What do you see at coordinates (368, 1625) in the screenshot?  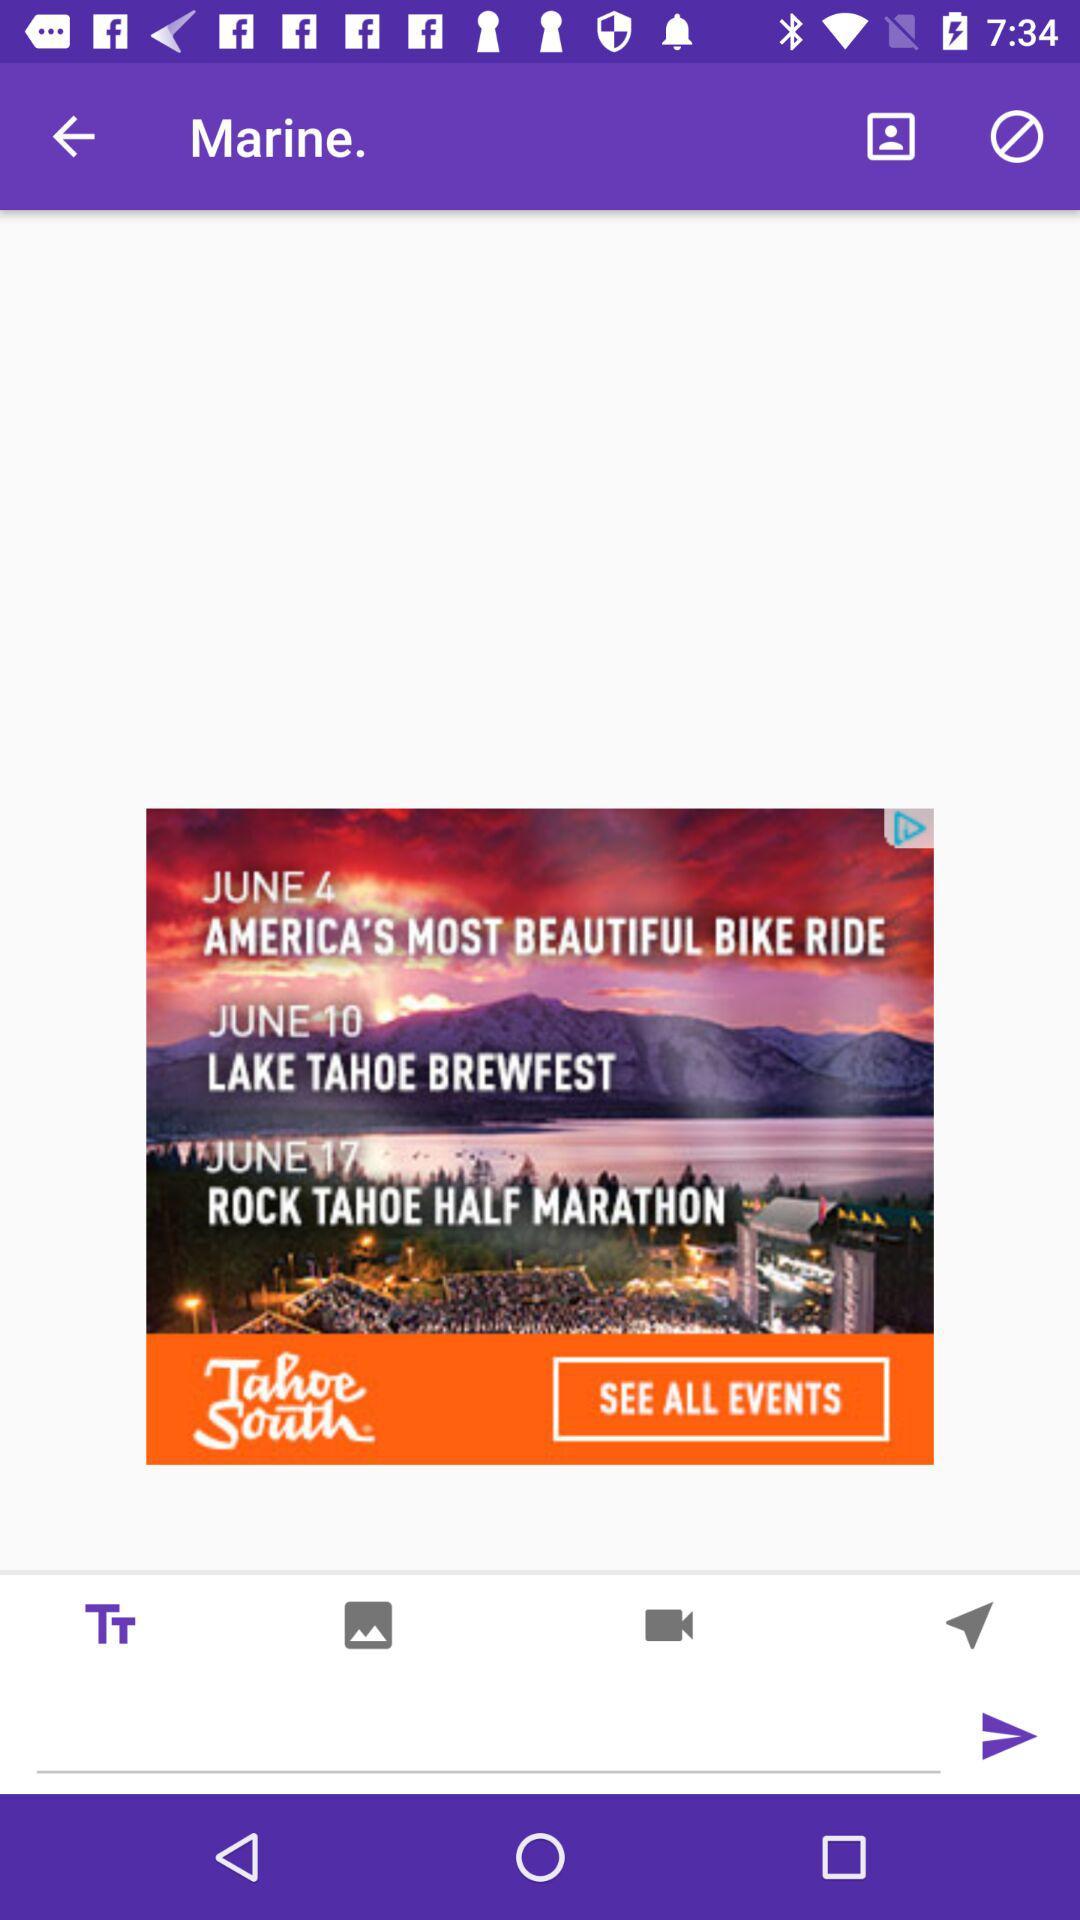 I see `the wallpaper icon` at bounding box center [368, 1625].